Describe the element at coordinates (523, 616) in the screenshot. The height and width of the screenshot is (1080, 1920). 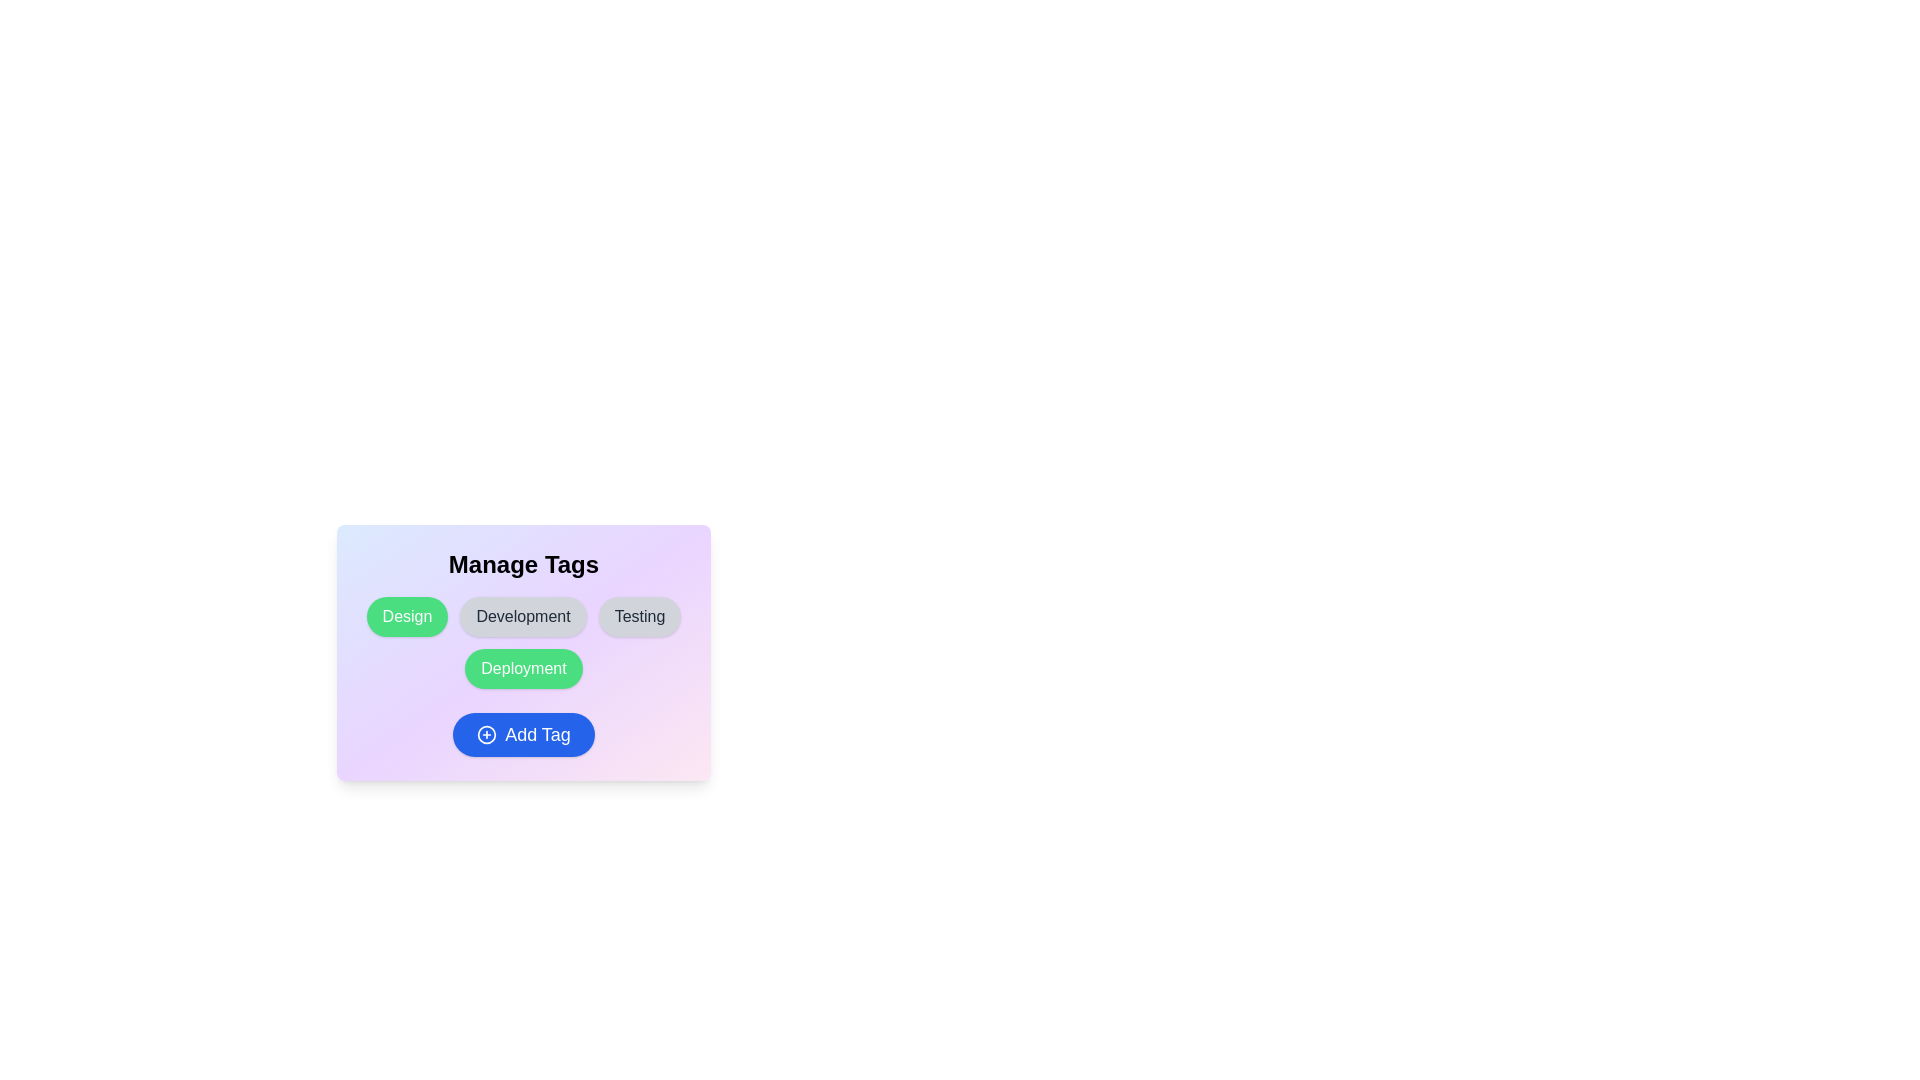
I see `the tag chip labeled Development` at that location.